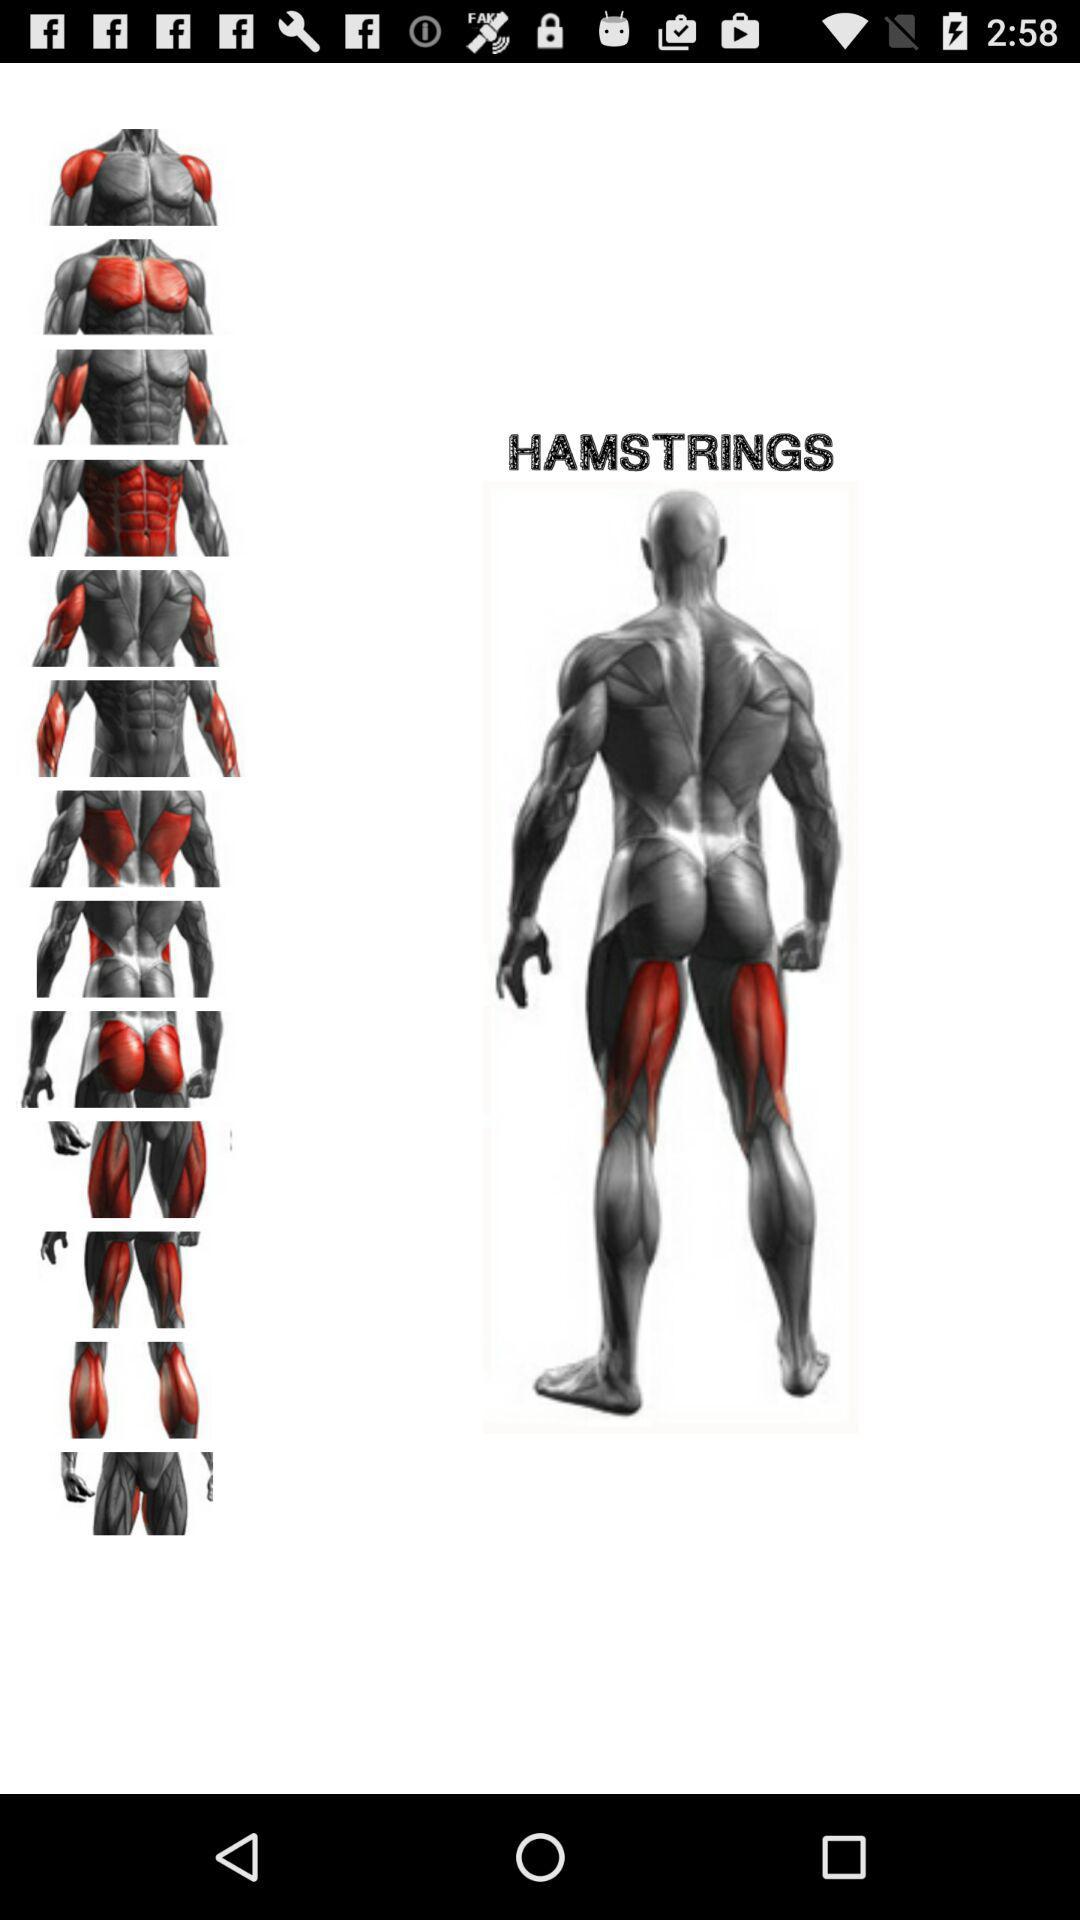 The width and height of the screenshot is (1080, 1920). What do you see at coordinates (131, 1382) in the screenshot?
I see `change target muscle` at bounding box center [131, 1382].